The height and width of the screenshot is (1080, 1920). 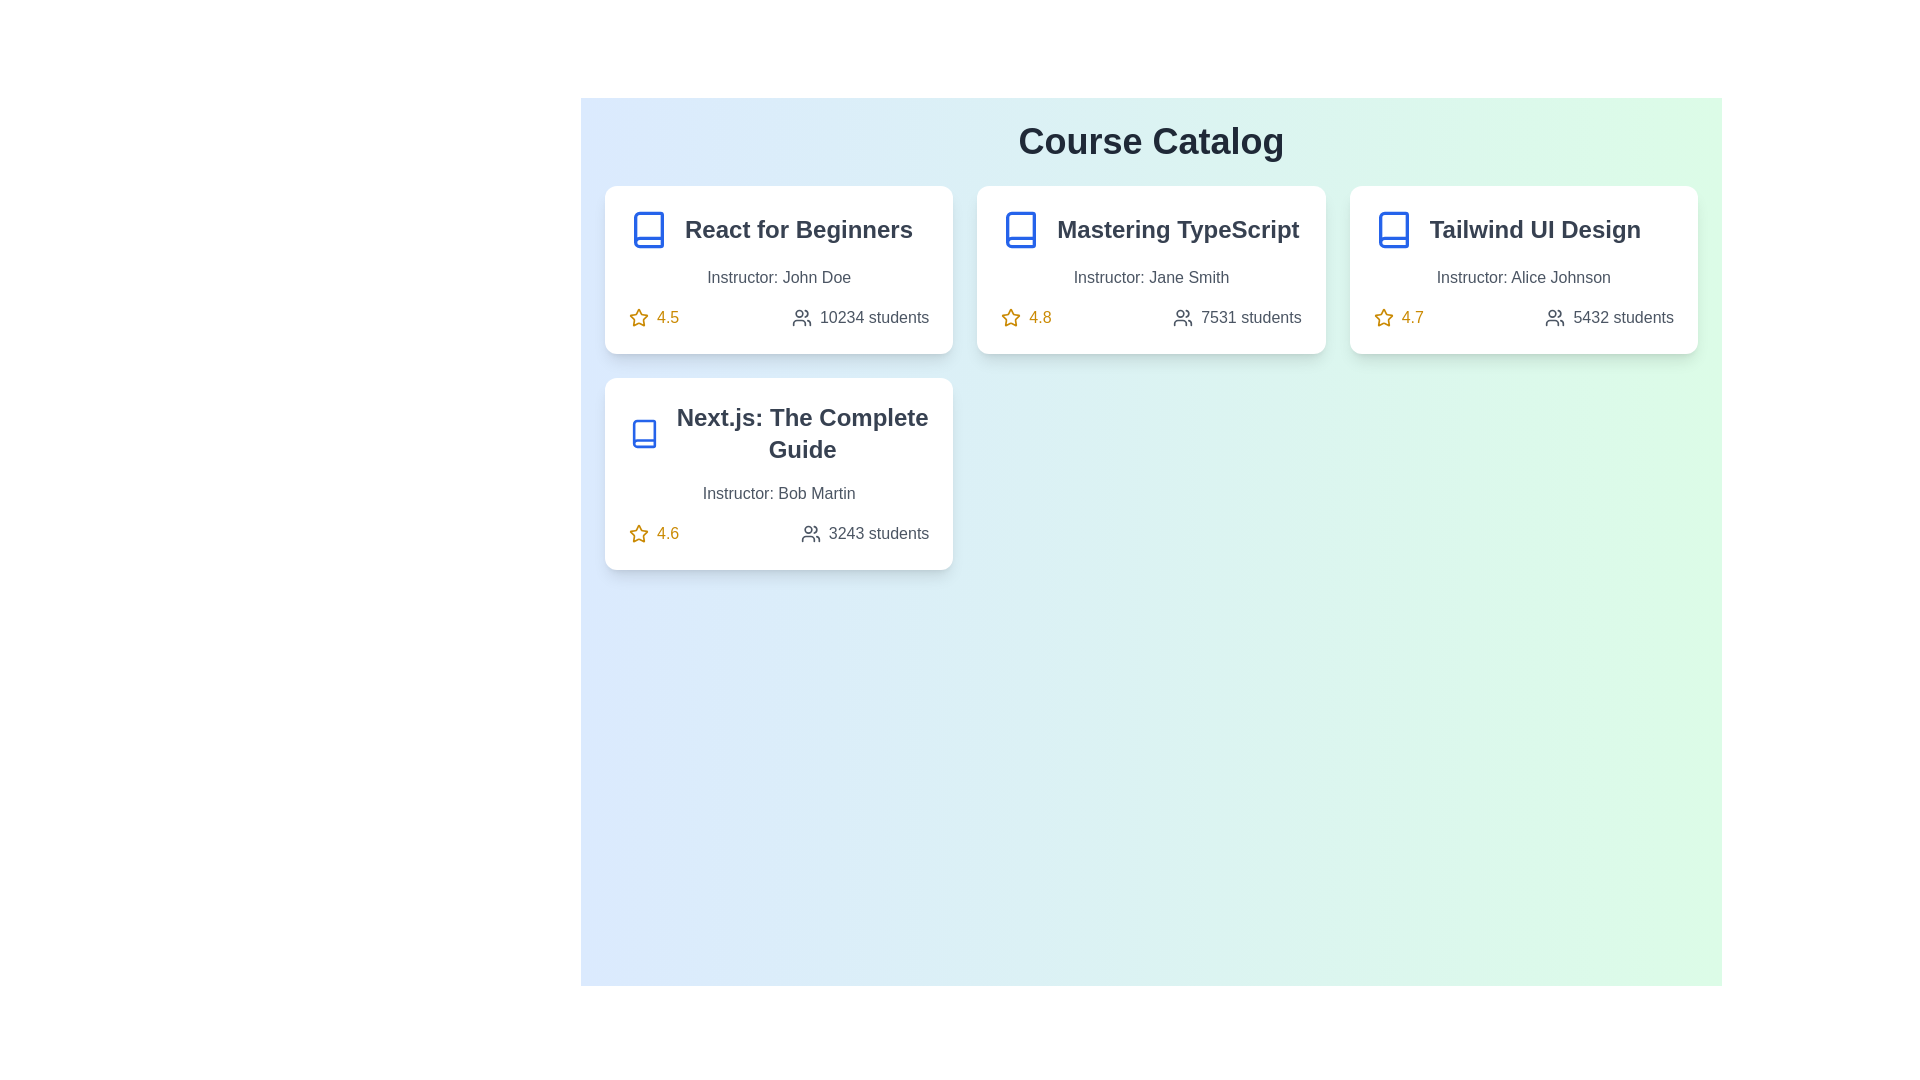 I want to click on the user/group icon represented by two persons in dark gray color, located in the bottom-left card next to the text '3243 students', so click(x=810, y=532).